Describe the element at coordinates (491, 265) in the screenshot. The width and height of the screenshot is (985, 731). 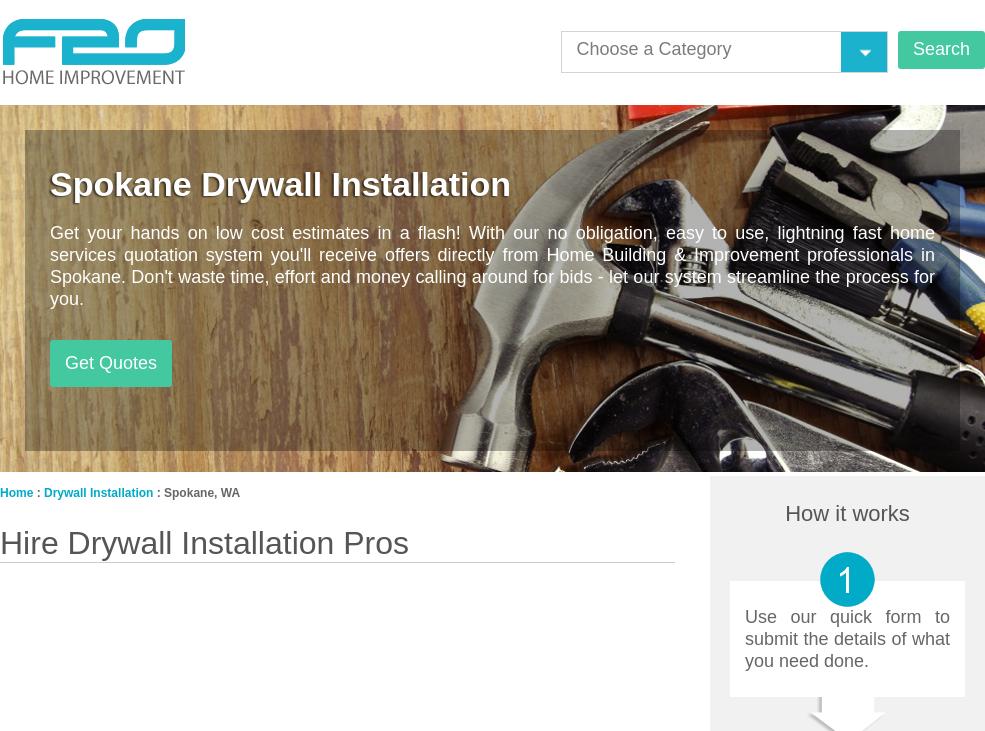
I see `'Get your hands on low cost estimates in a flash! With our no obligation, easy to use, lightning fast home services quotation system you'll receive offers directly from Home Building & Improvement professionals in Spokane. Don't waste time, effort and money calling around for bids - let our system streamline the process for you.'` at that location.